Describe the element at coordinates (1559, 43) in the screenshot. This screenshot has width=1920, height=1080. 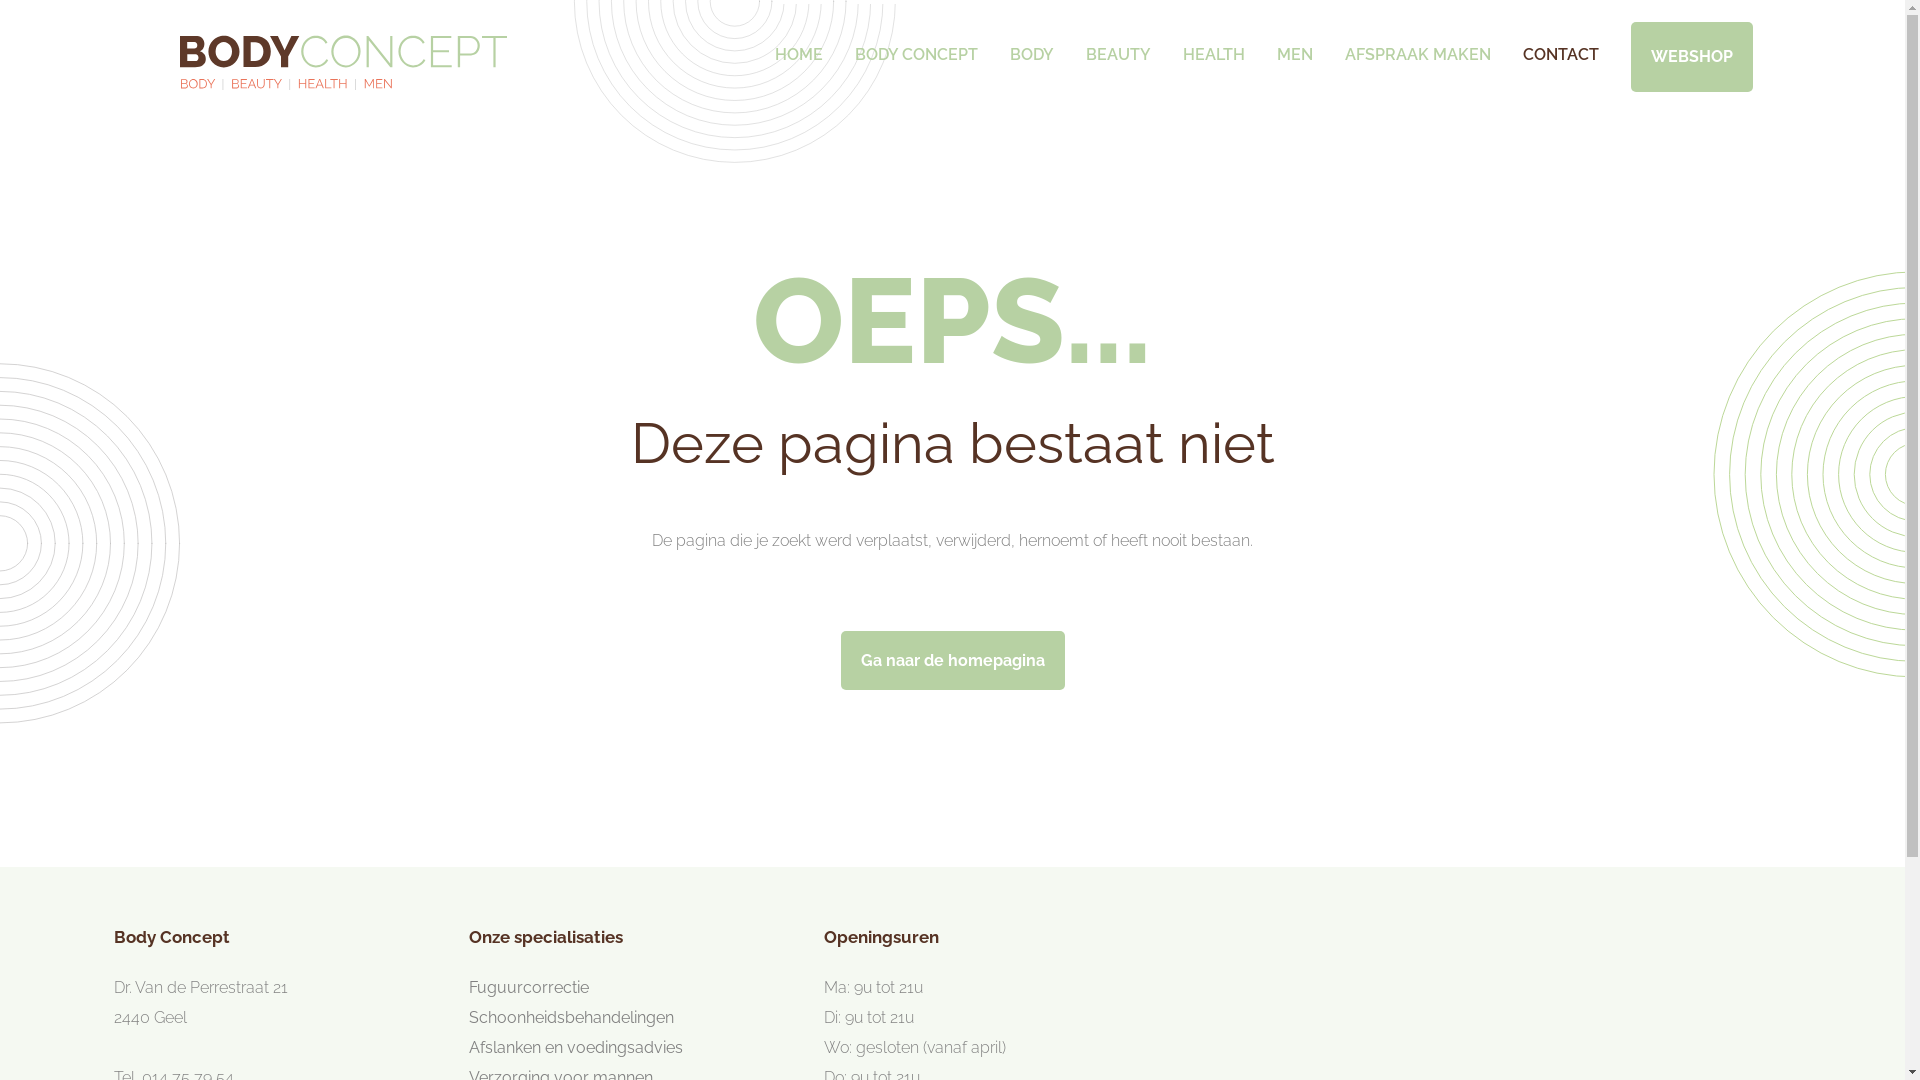
I see `'CONTACT'` at that location.